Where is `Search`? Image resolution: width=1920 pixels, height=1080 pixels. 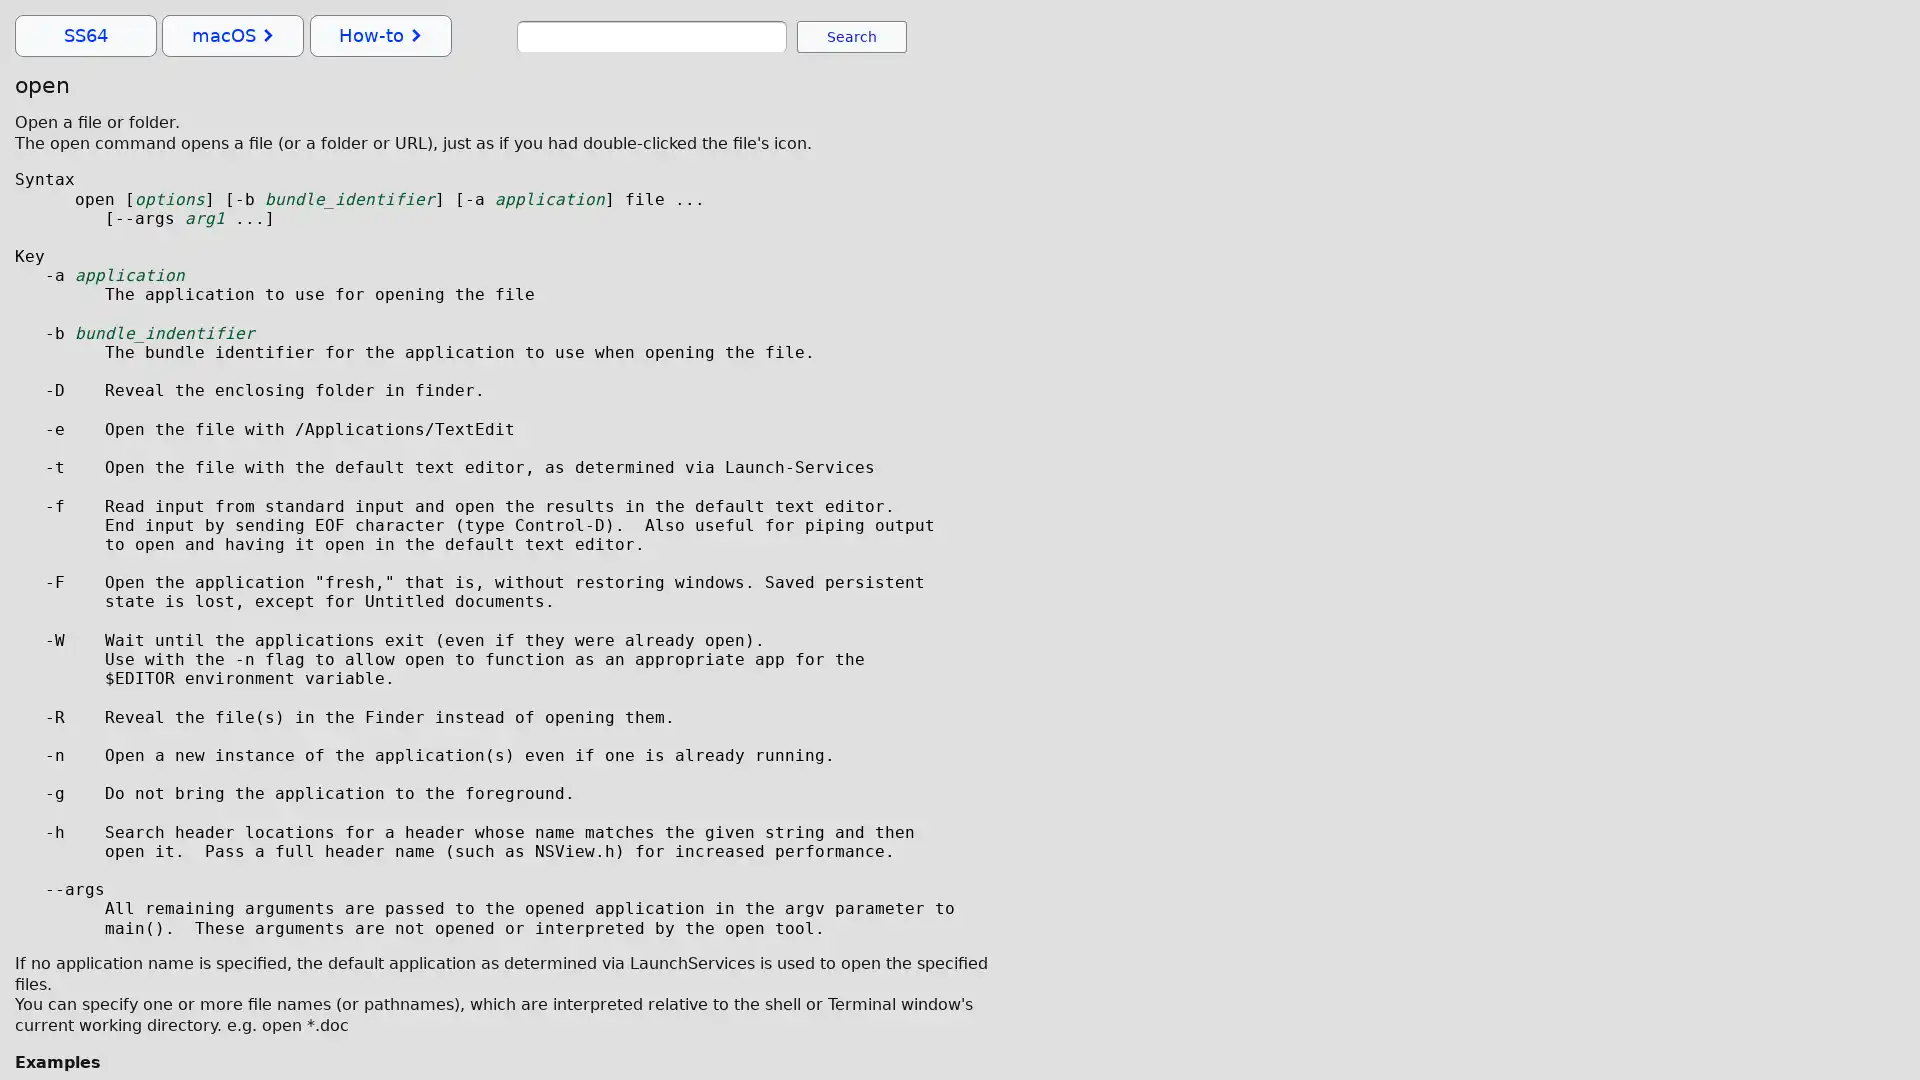
Search is located at coordinates (850, 37).